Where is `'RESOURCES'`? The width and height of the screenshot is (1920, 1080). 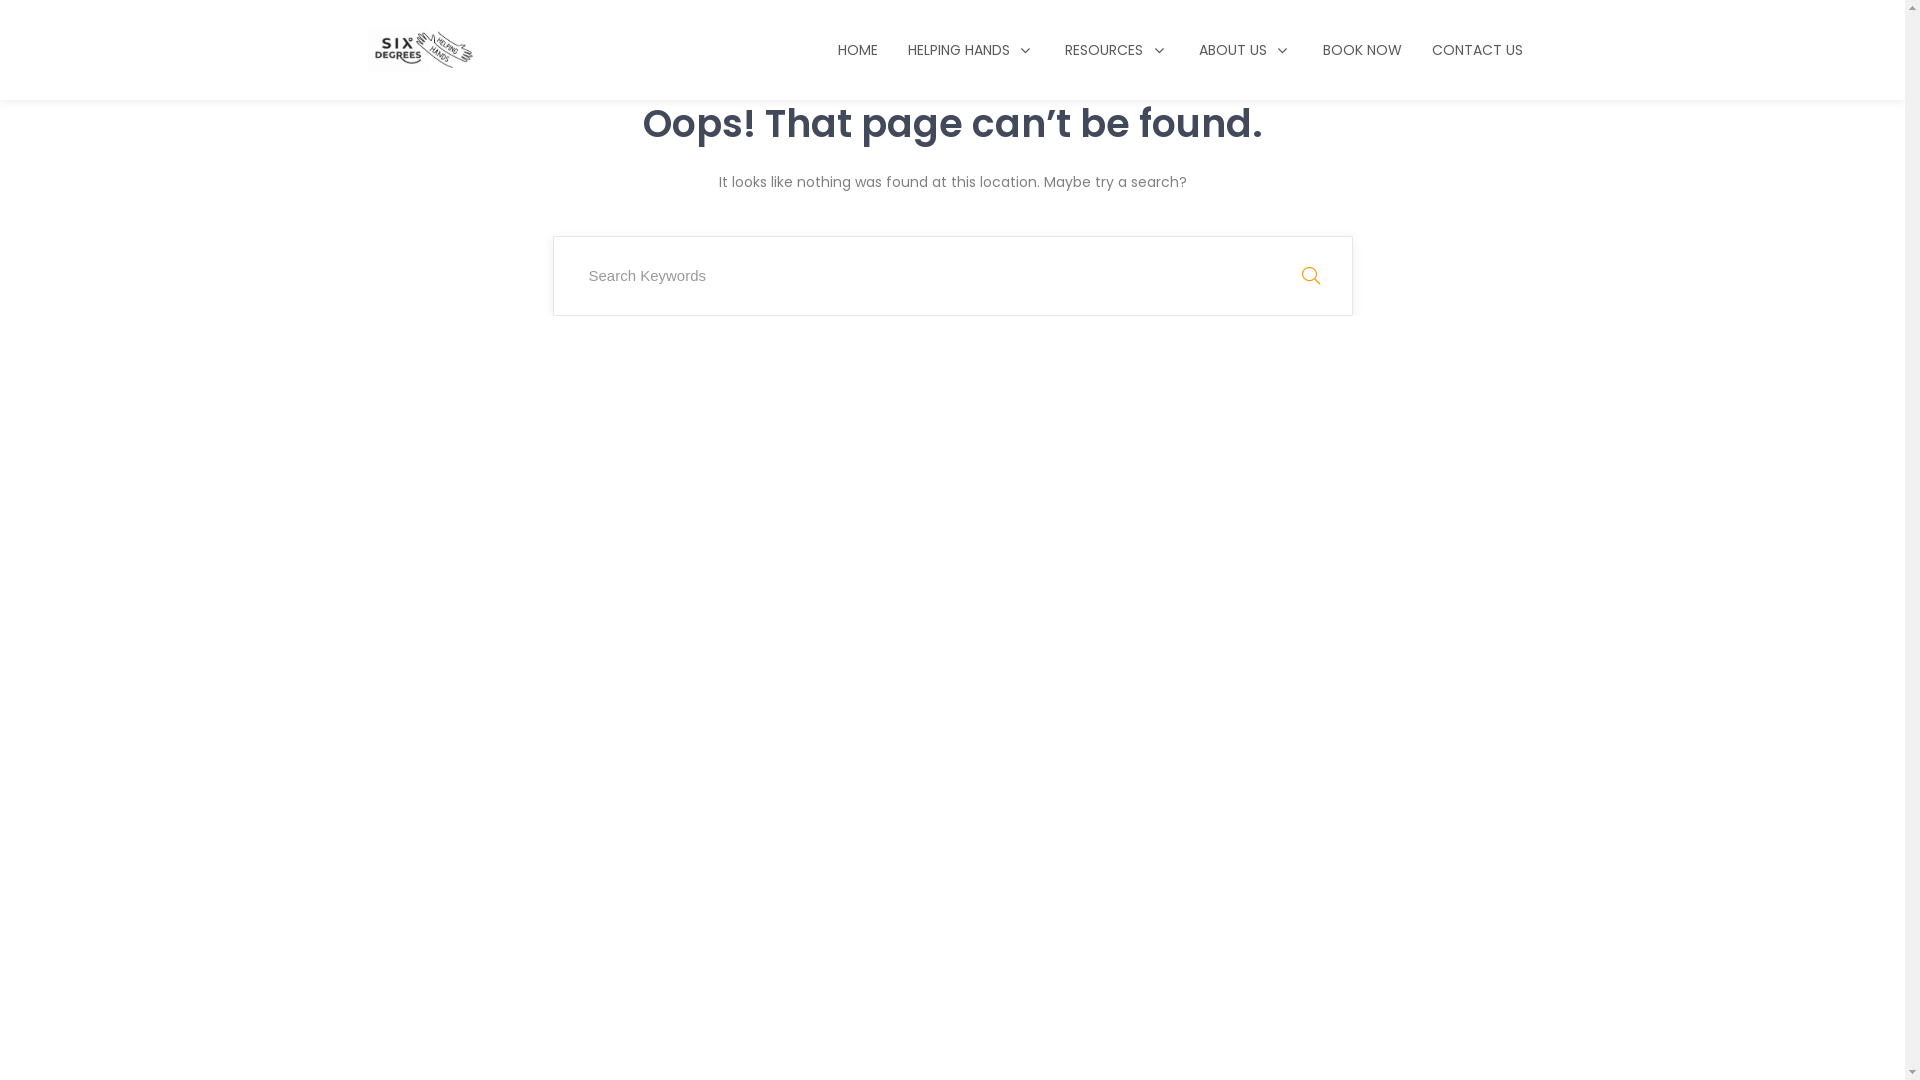
'RESOURCES' is located at coordinates (1116, 49).